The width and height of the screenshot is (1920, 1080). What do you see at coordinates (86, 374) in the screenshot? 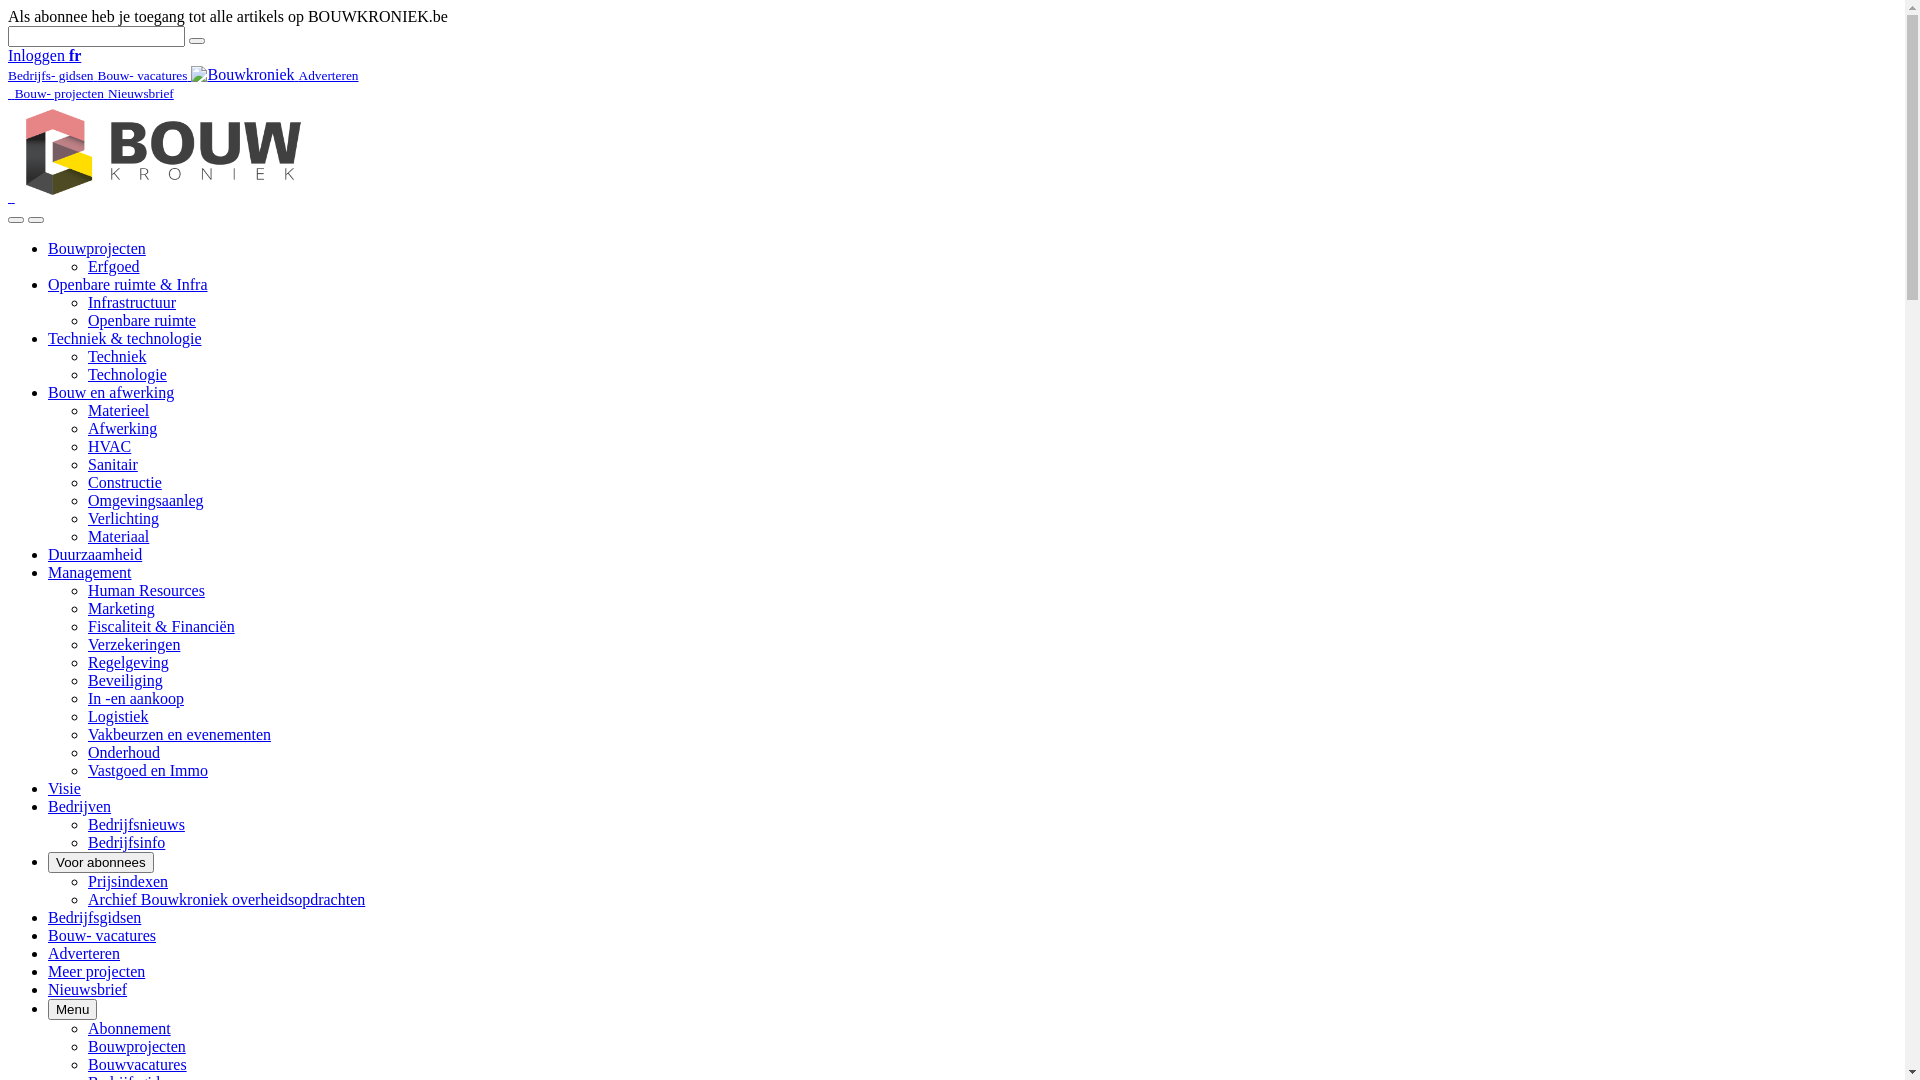
I see `'Technologie'` at bounding box center [86, 374].